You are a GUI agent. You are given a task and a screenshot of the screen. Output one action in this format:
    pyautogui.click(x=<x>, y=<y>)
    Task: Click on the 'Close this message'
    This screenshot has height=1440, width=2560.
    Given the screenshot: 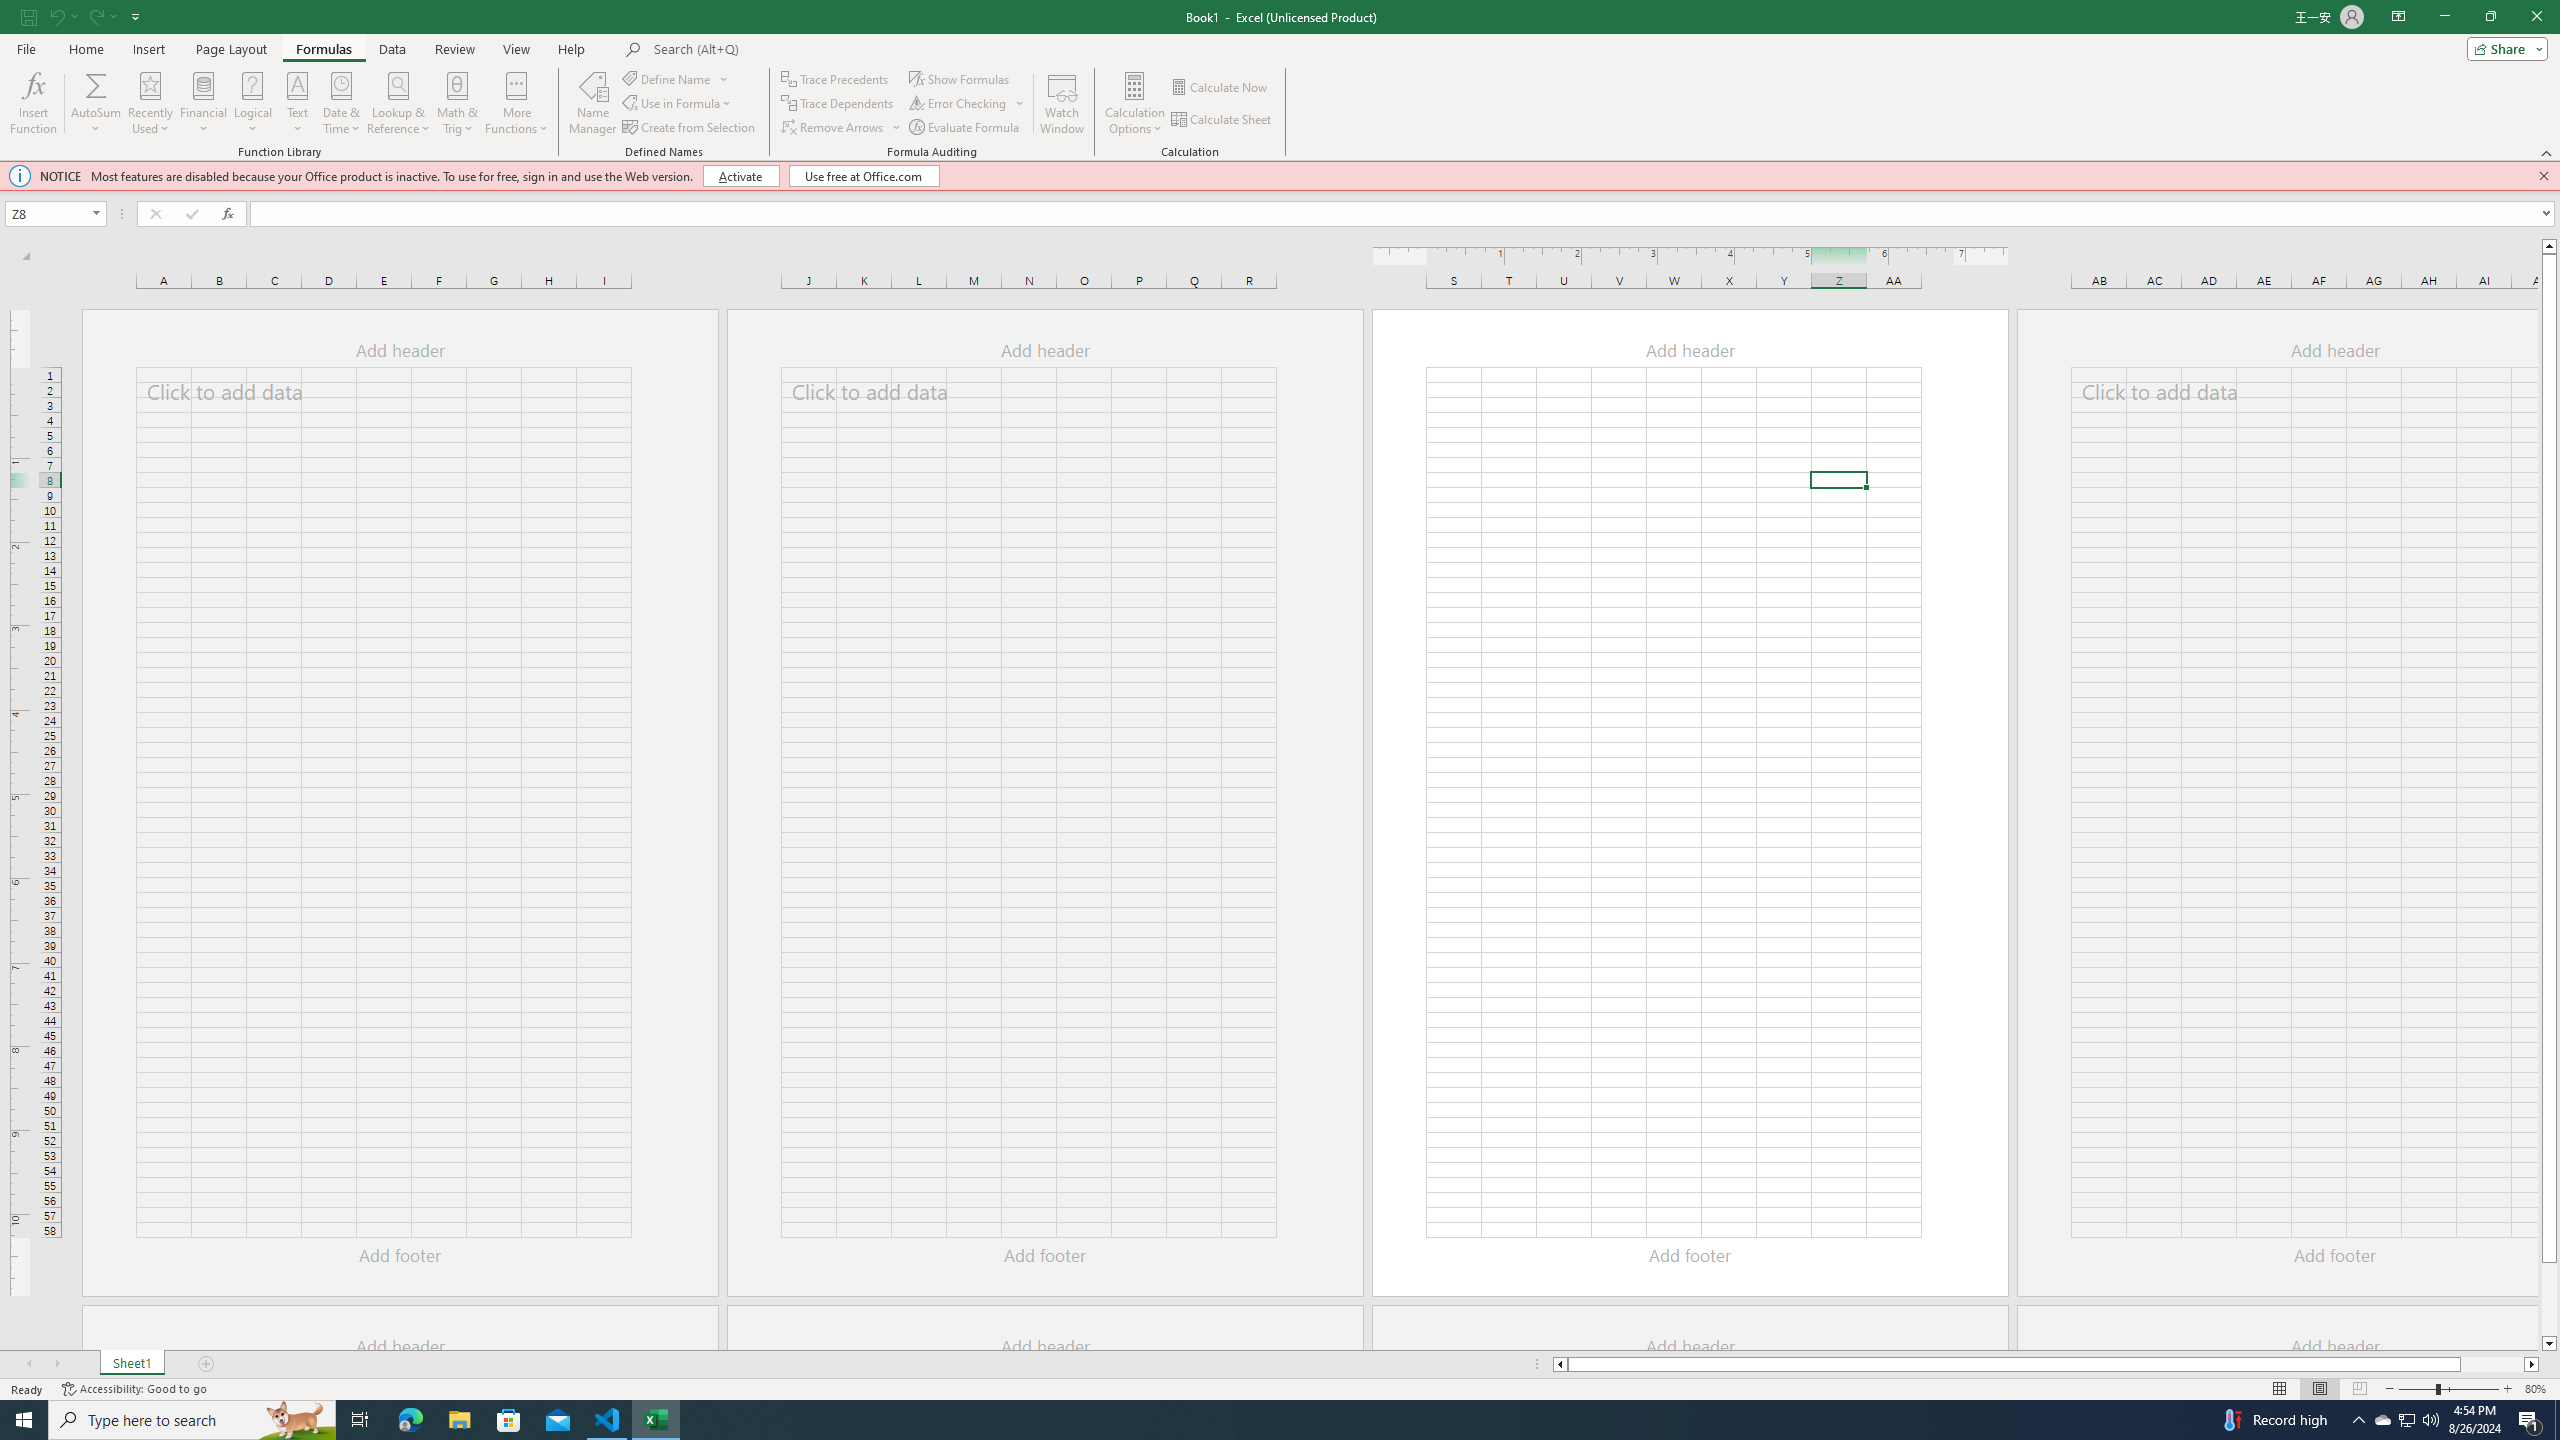 What is the action you would take?
    pyautogui.click(x=2543, y=175)
    